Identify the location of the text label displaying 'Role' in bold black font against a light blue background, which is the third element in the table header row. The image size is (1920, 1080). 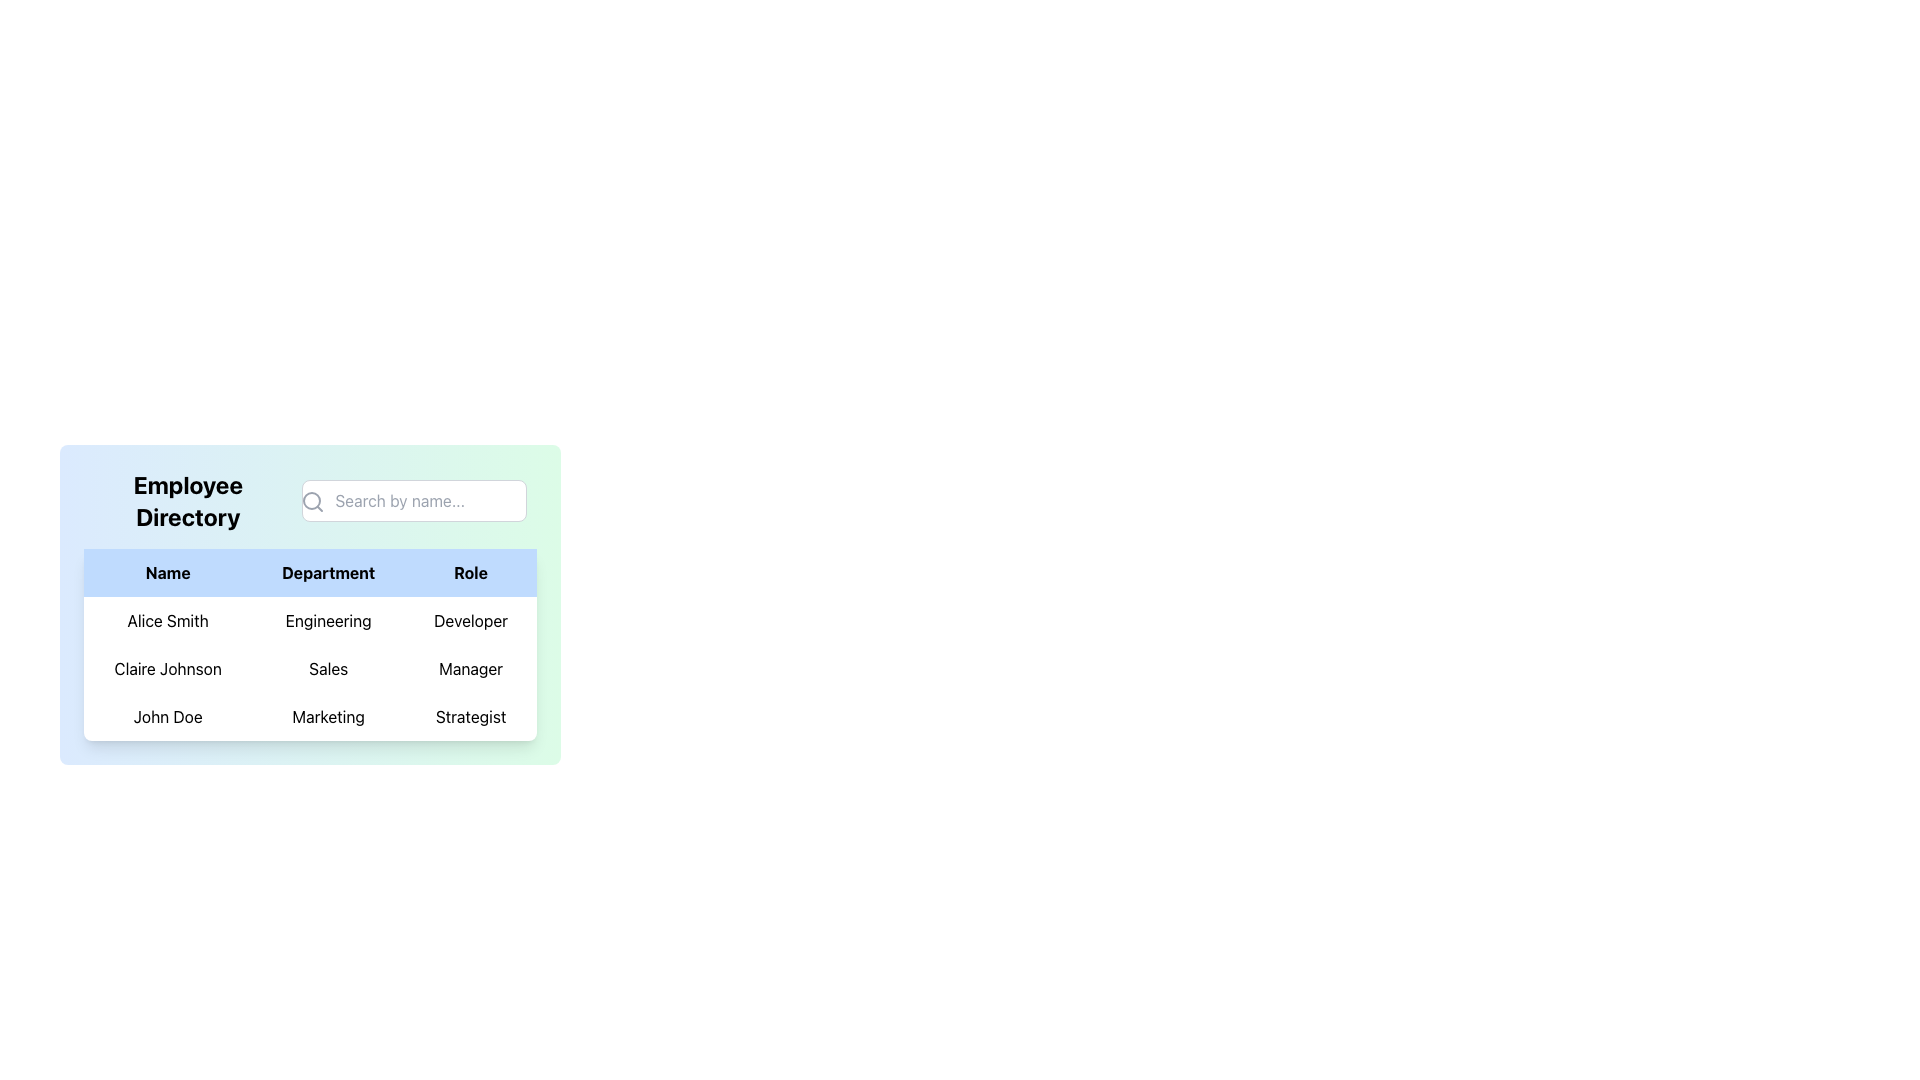
(469, 573).